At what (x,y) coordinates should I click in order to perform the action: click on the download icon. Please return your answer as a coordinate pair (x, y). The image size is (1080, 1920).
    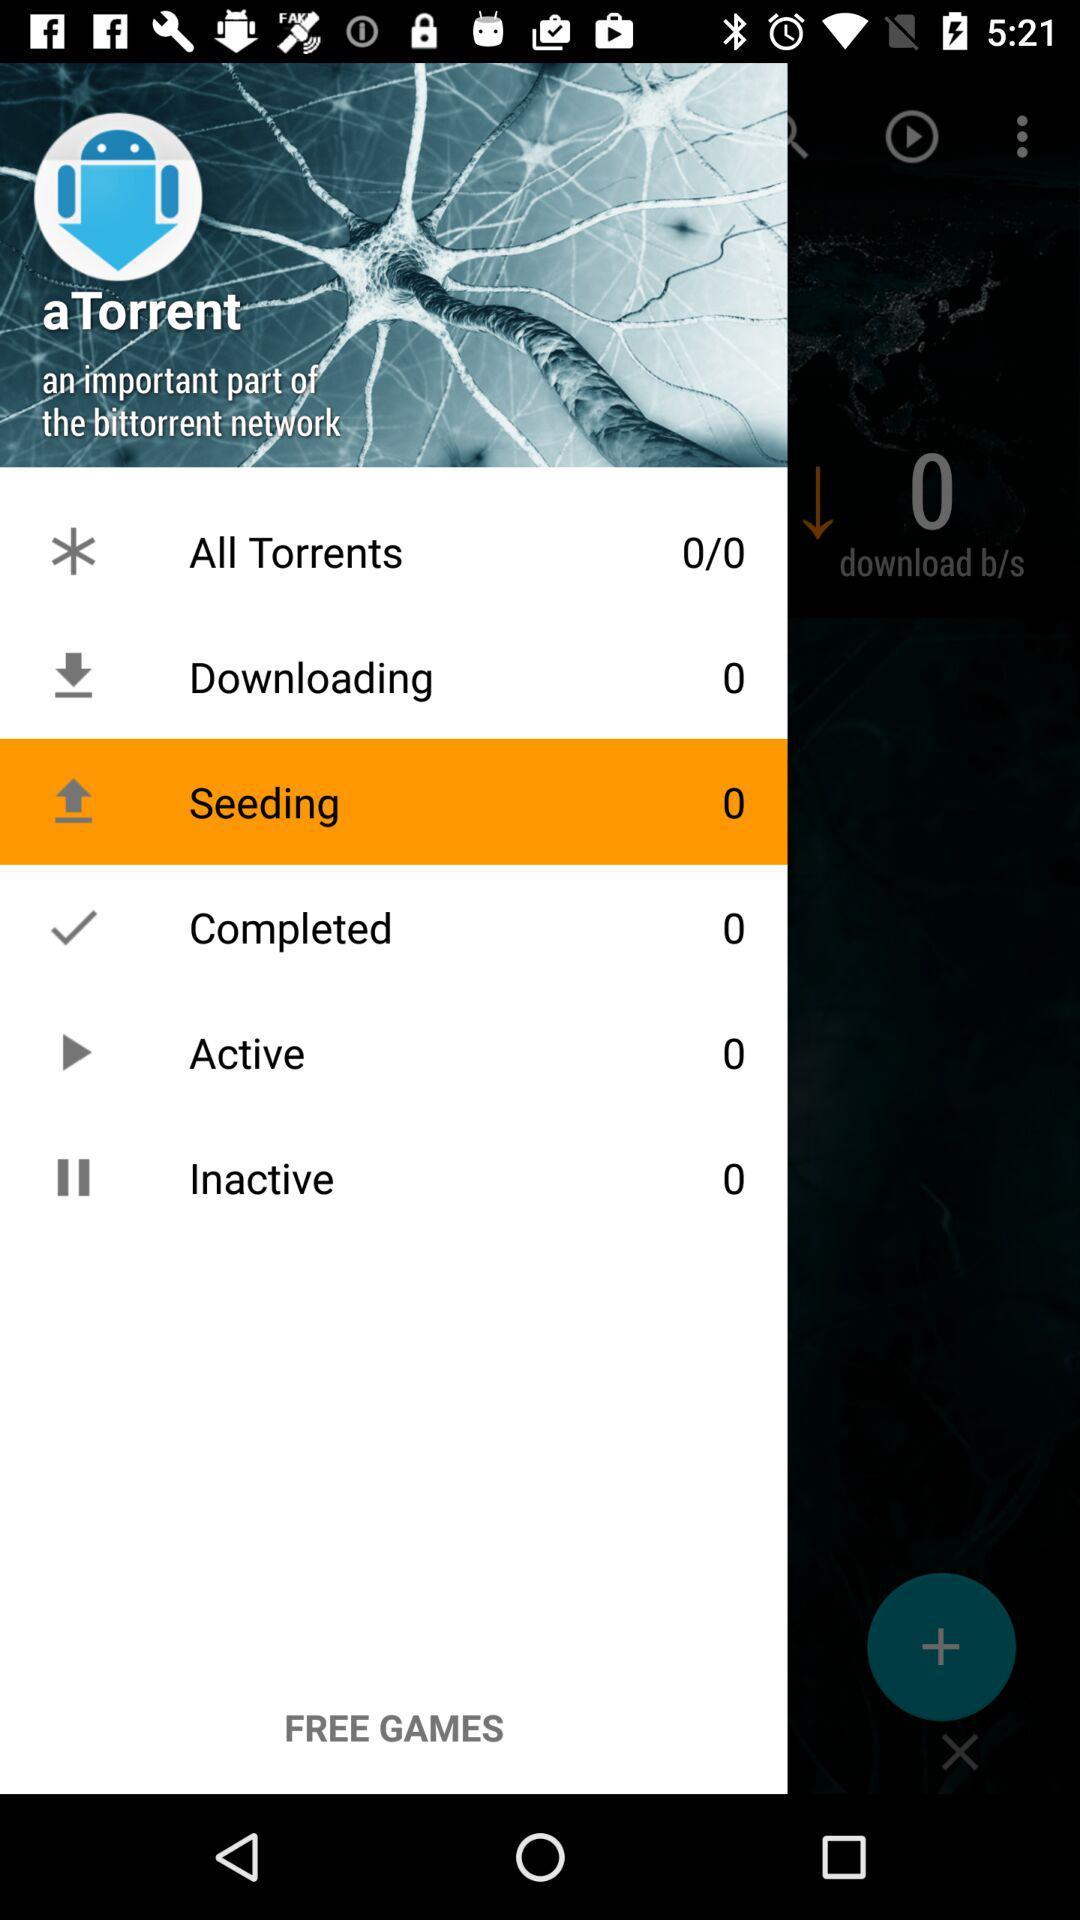
    Looking at the image, I should click on (72, 676).